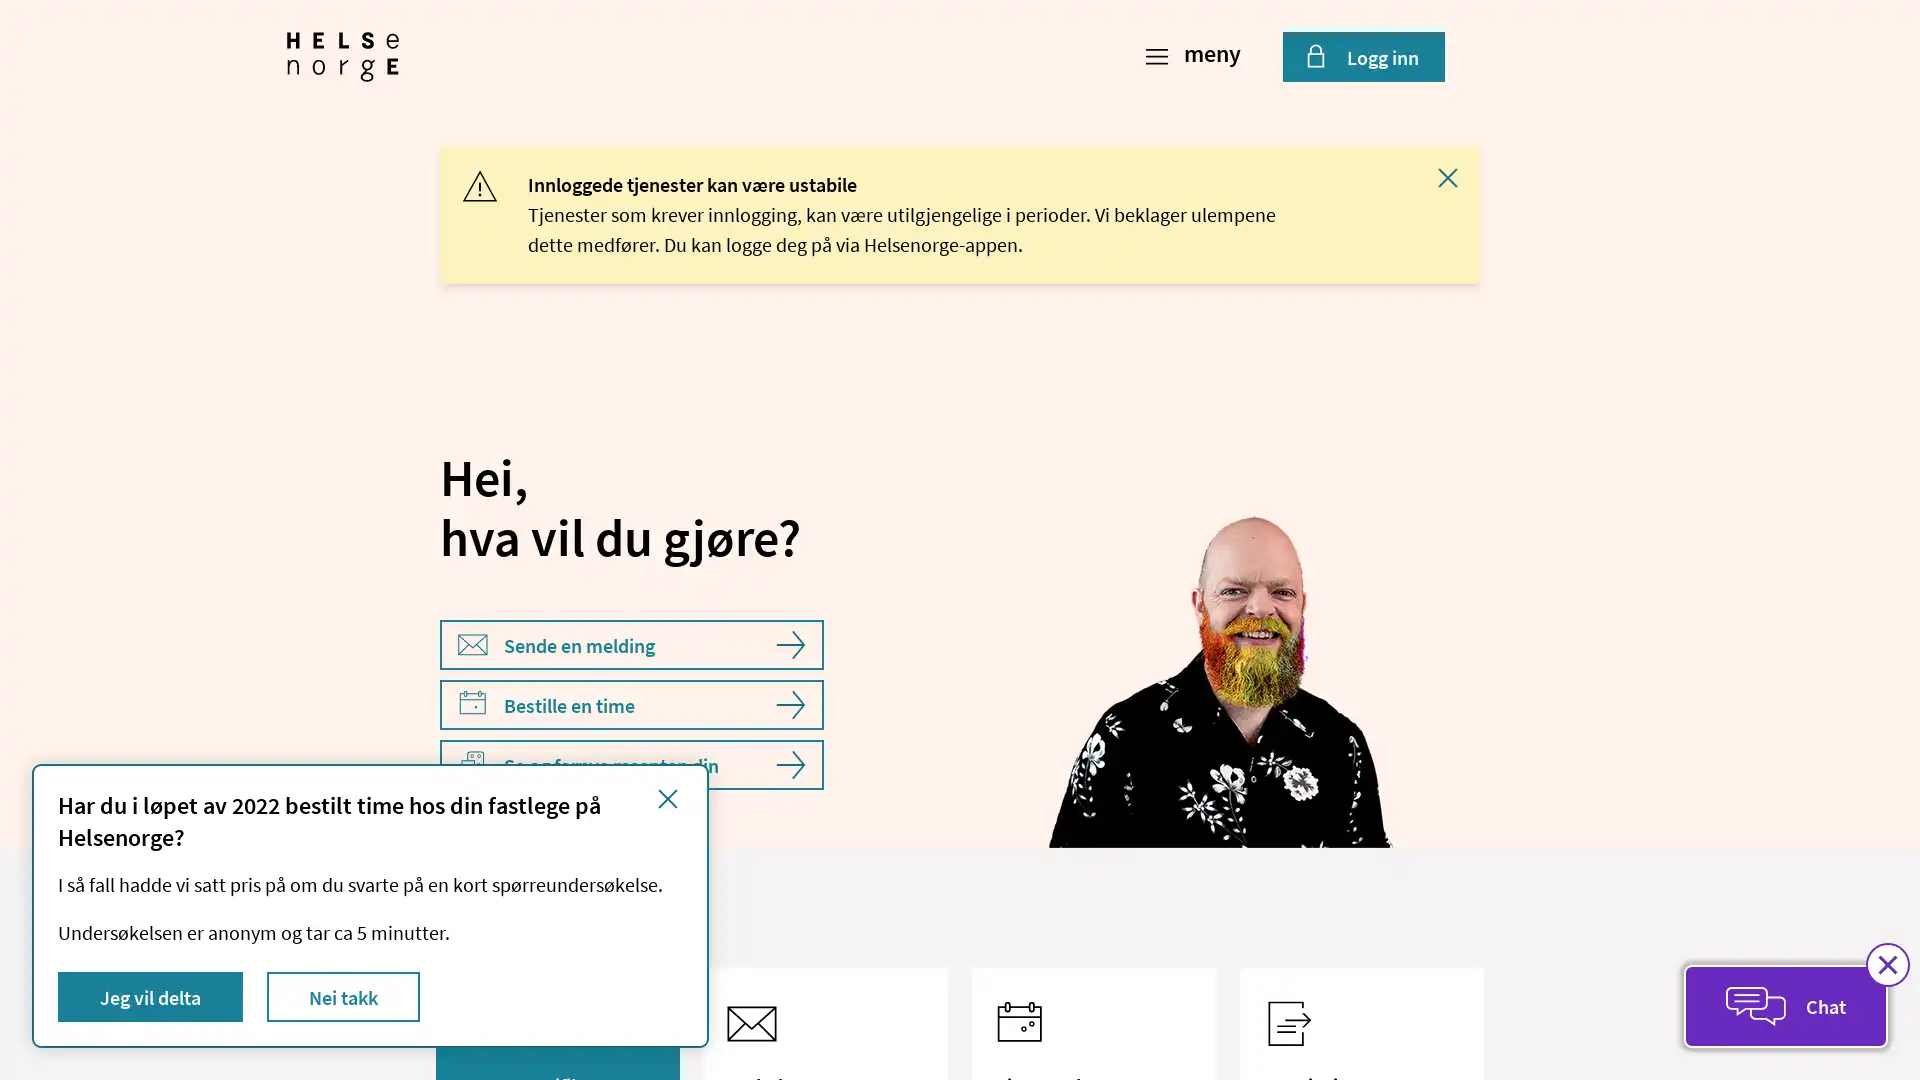 The height and width of the screenshot is (1080, 1920). I want to click on Lukk, so click(667, 797).